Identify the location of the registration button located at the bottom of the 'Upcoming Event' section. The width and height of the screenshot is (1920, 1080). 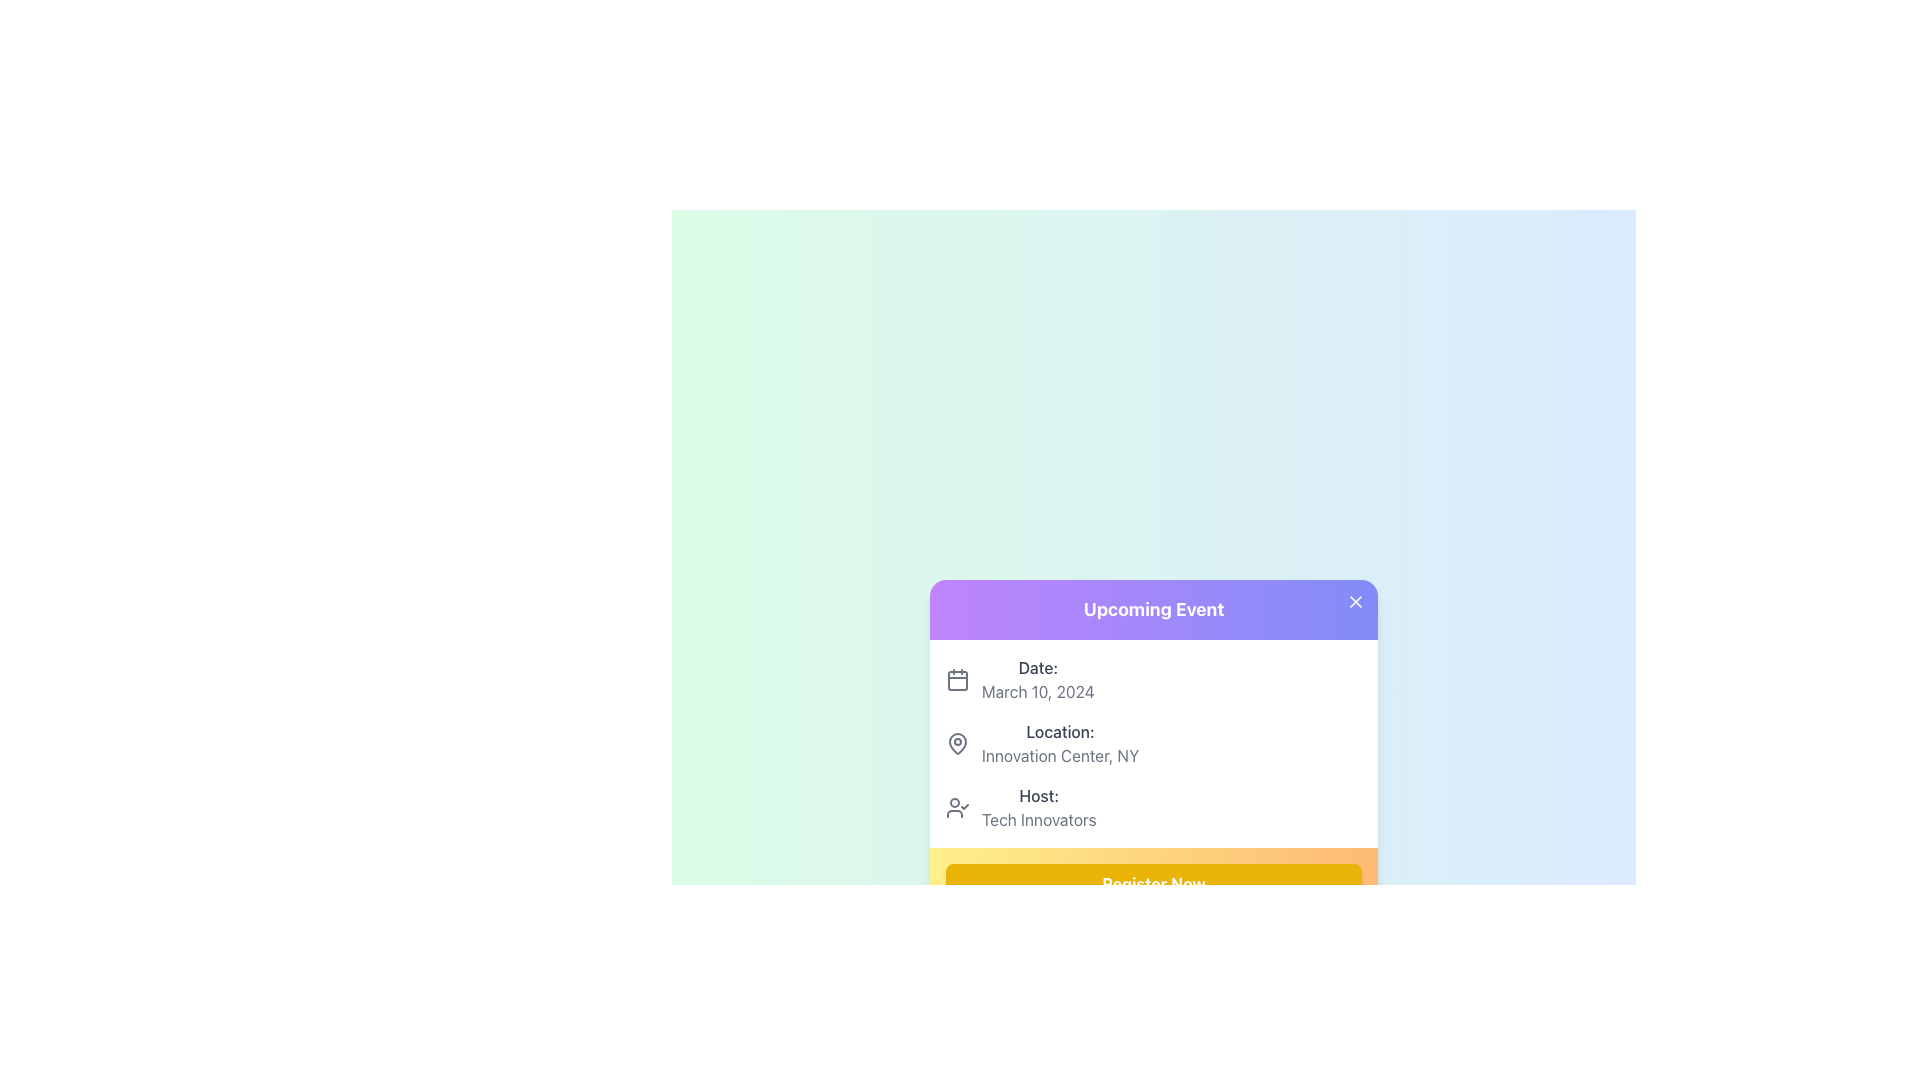
(1153, 882).